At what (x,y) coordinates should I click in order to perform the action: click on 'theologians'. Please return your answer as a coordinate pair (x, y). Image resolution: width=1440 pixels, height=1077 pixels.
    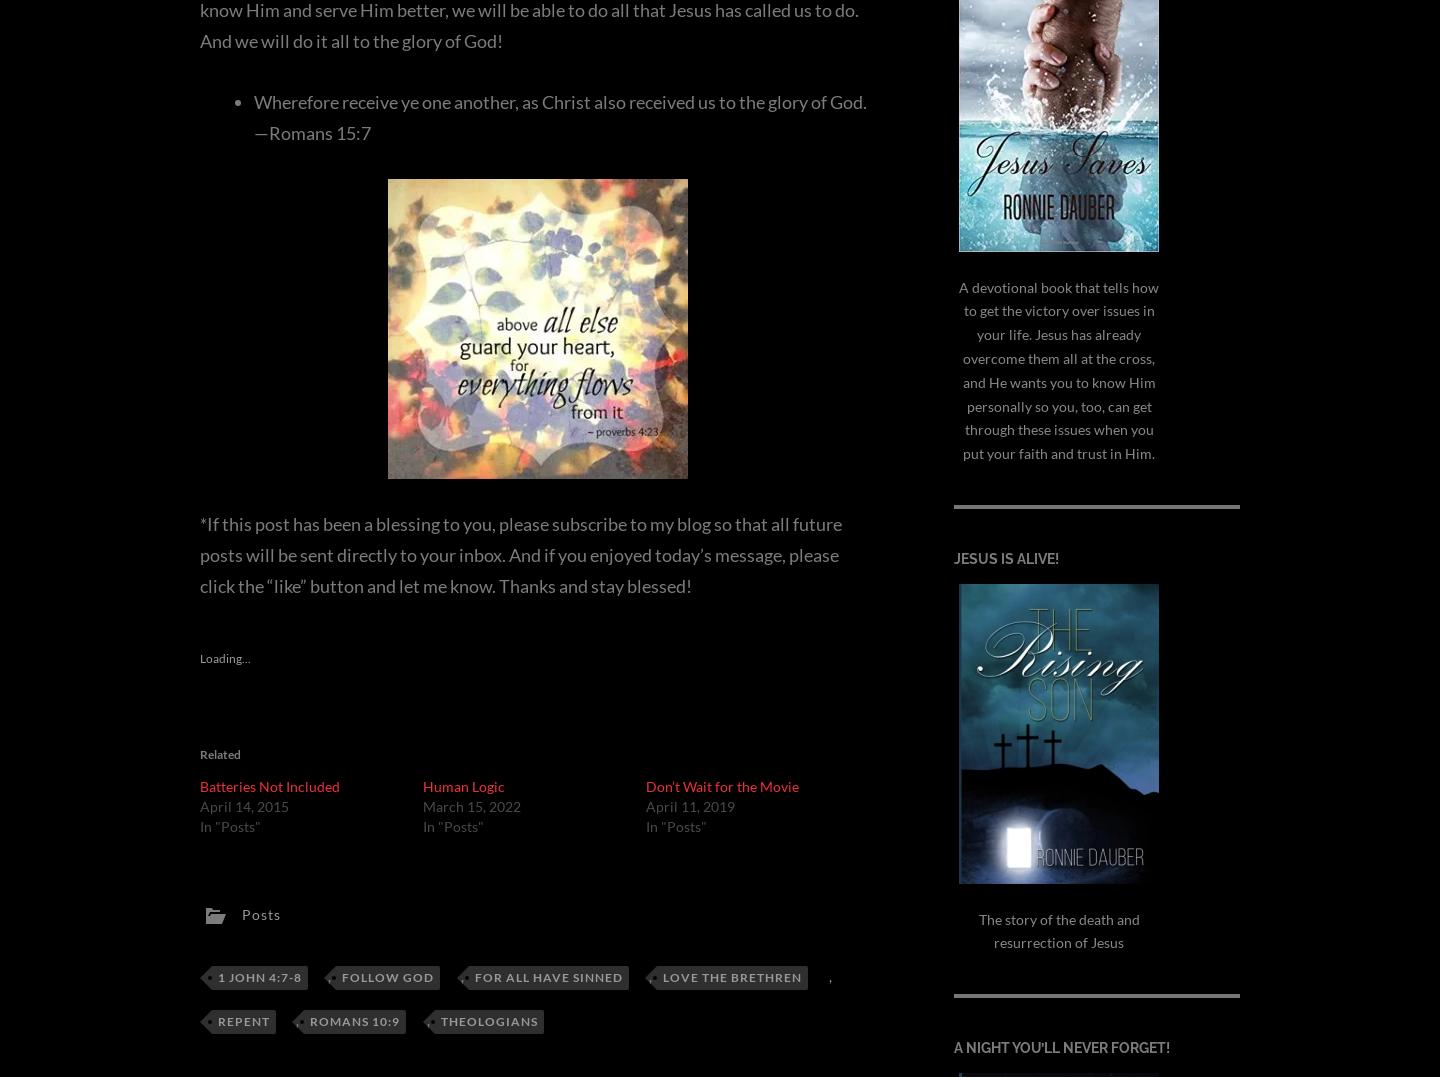
    Looking at the image, I should click on (440, 1020).